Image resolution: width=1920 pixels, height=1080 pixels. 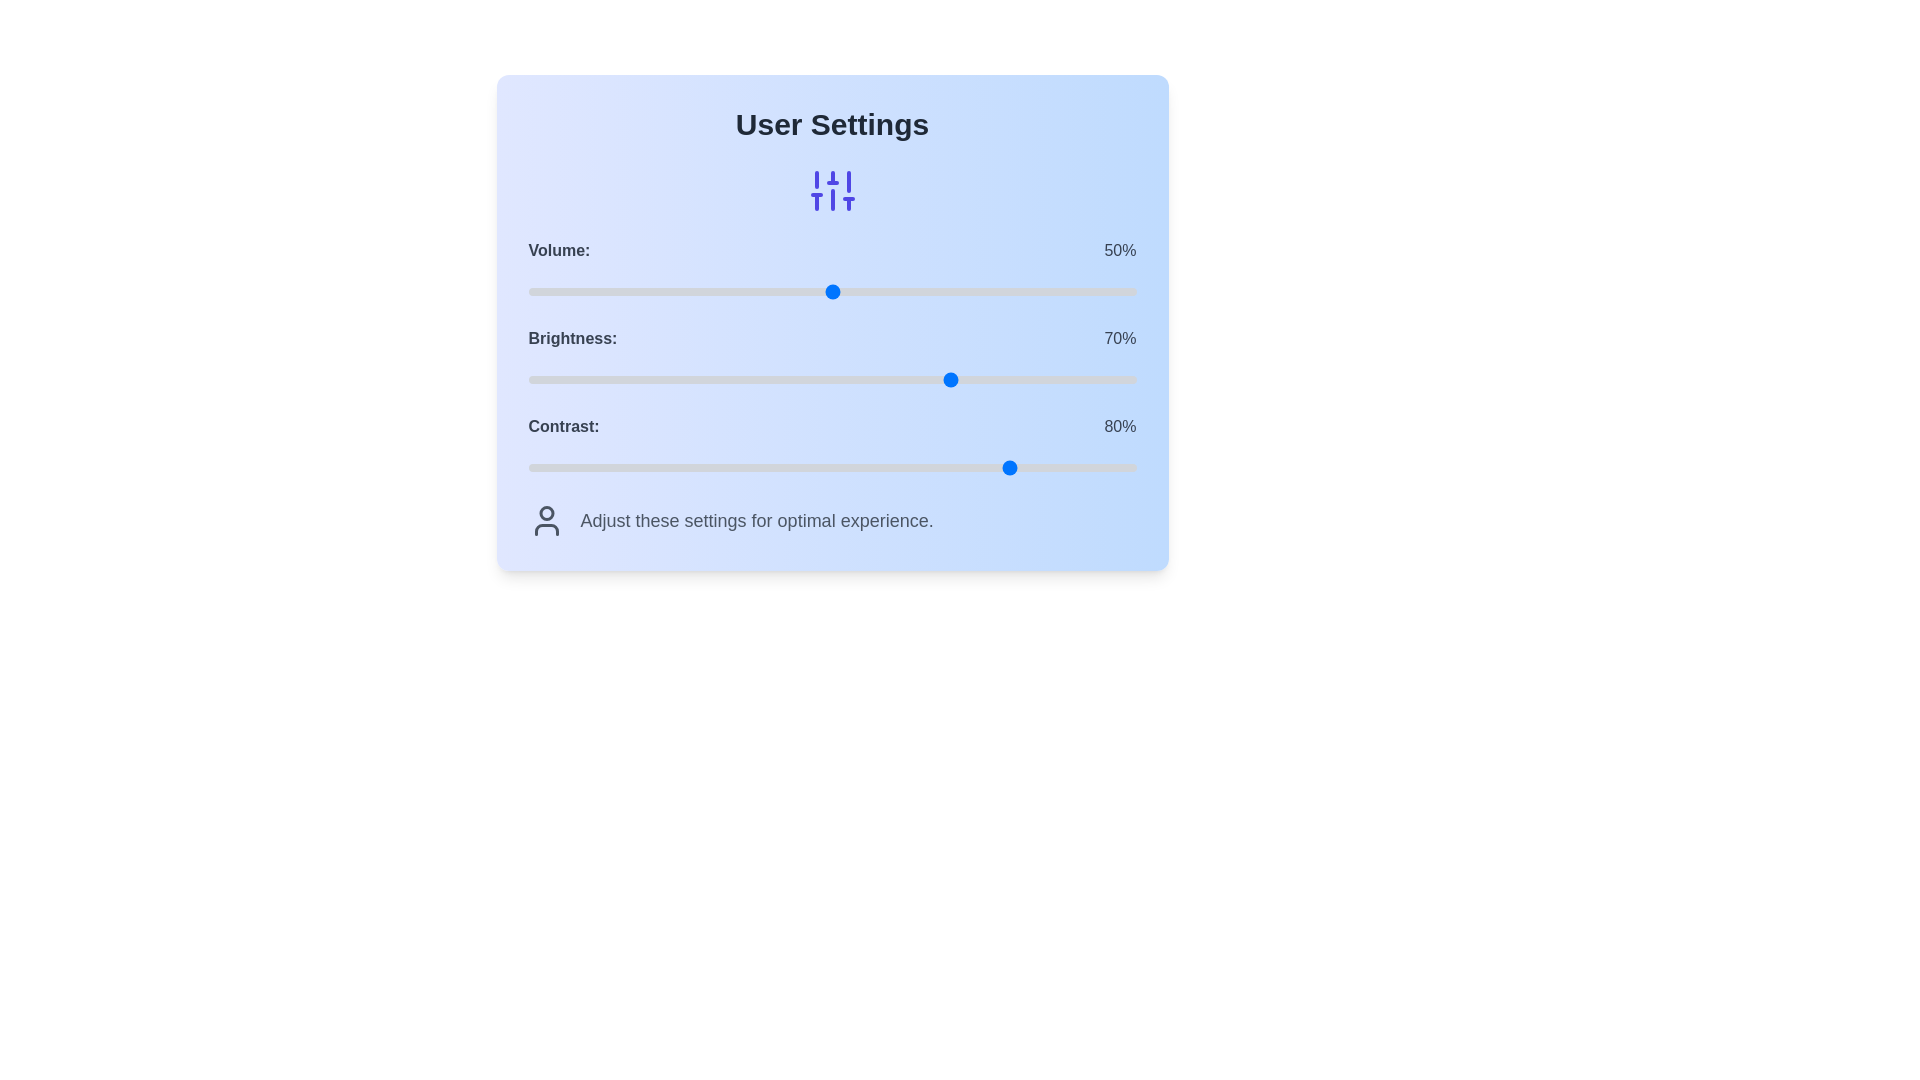 What do you see at coordinates (674, 467) in the screenshot?
I see `contrast` at bounding box center [674, 467].